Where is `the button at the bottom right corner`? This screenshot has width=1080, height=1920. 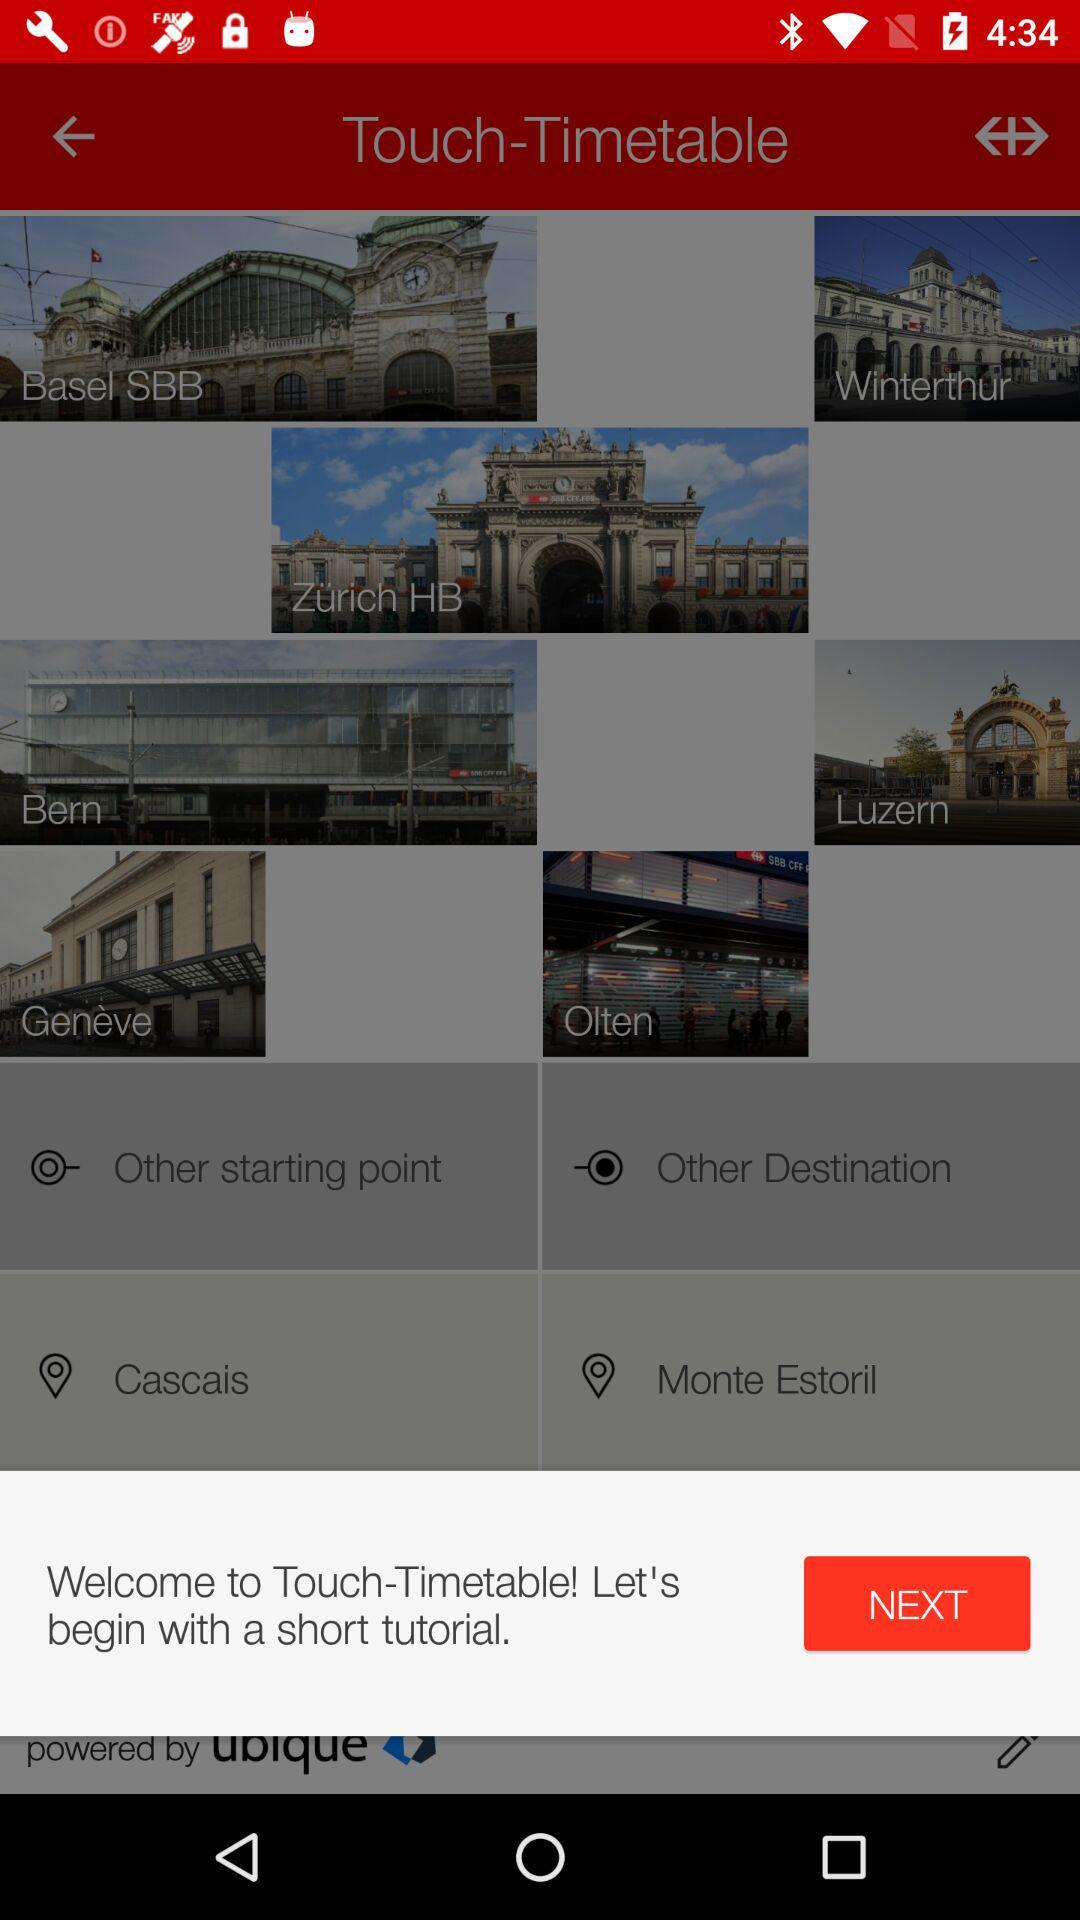
the button at the bottom right corner is located at coordinates (917, 1603).